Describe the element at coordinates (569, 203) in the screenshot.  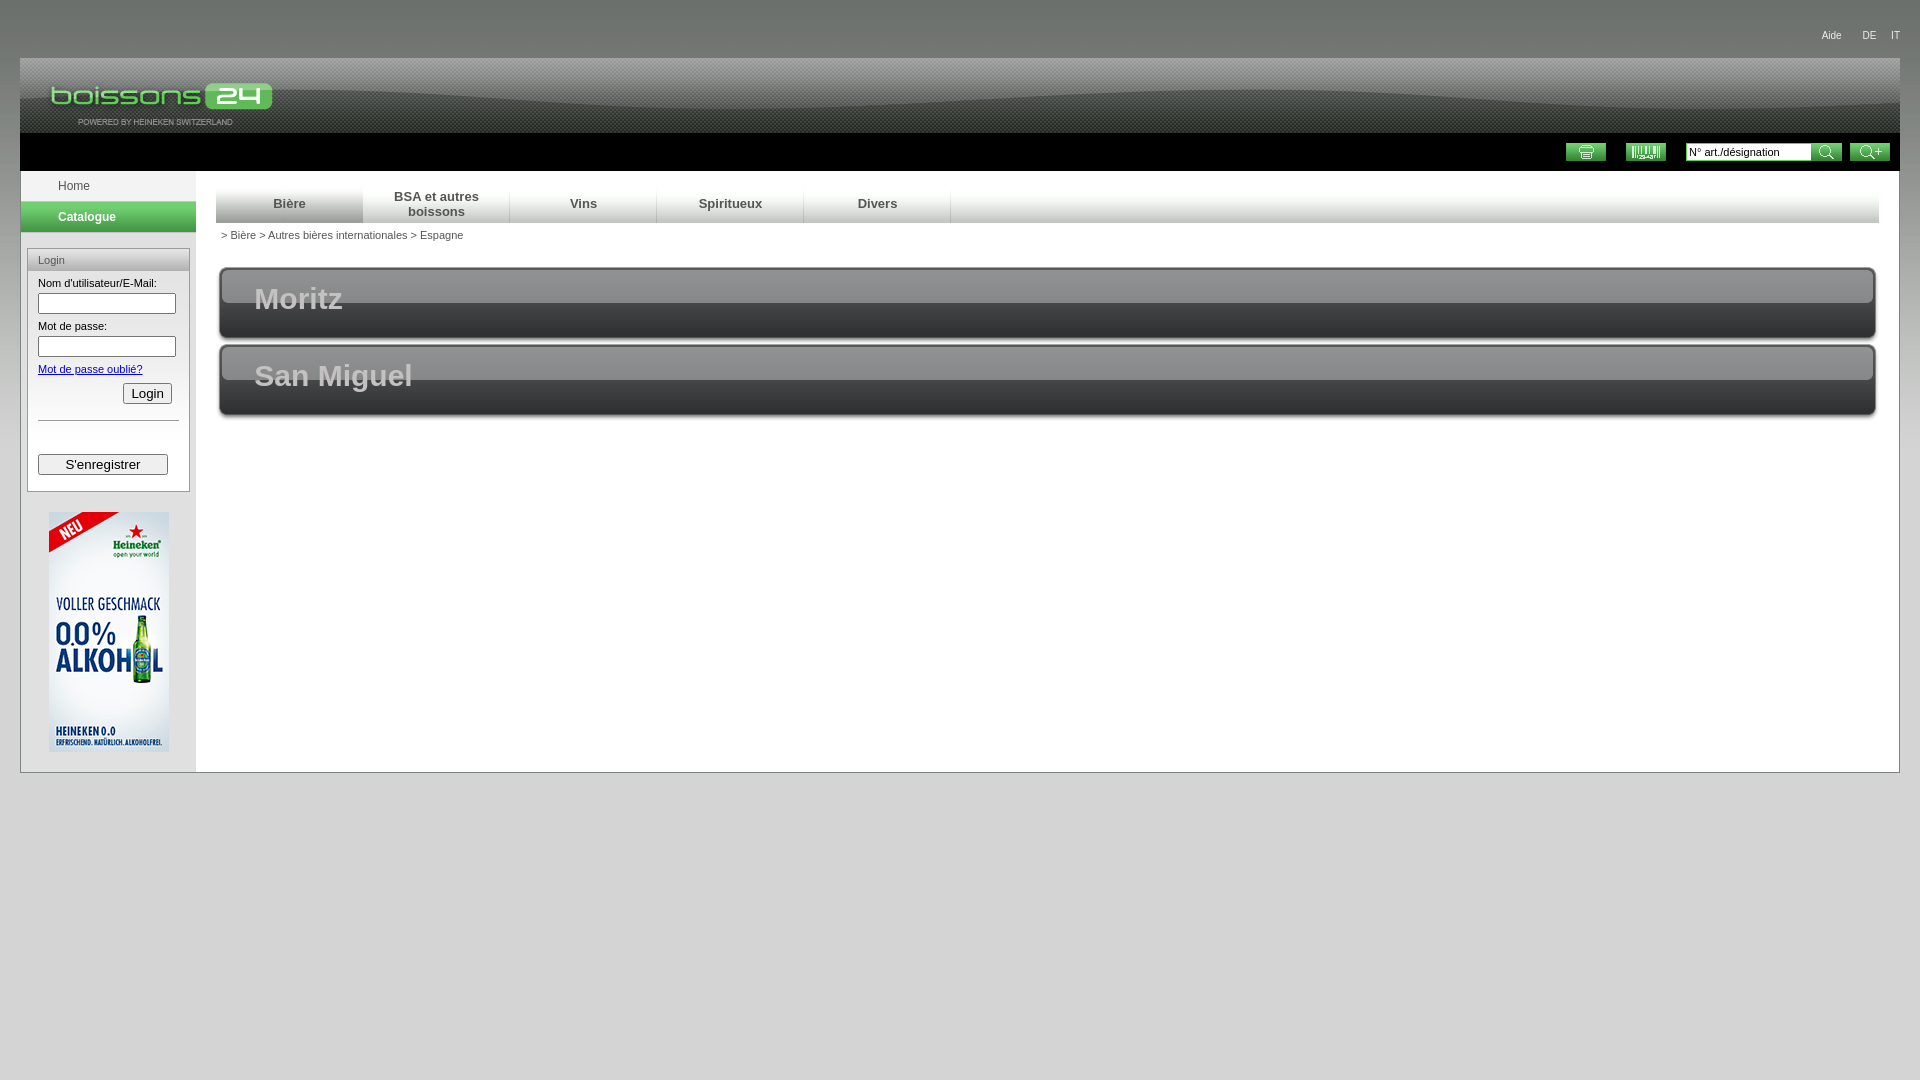
I see `'Vins'` at that location.